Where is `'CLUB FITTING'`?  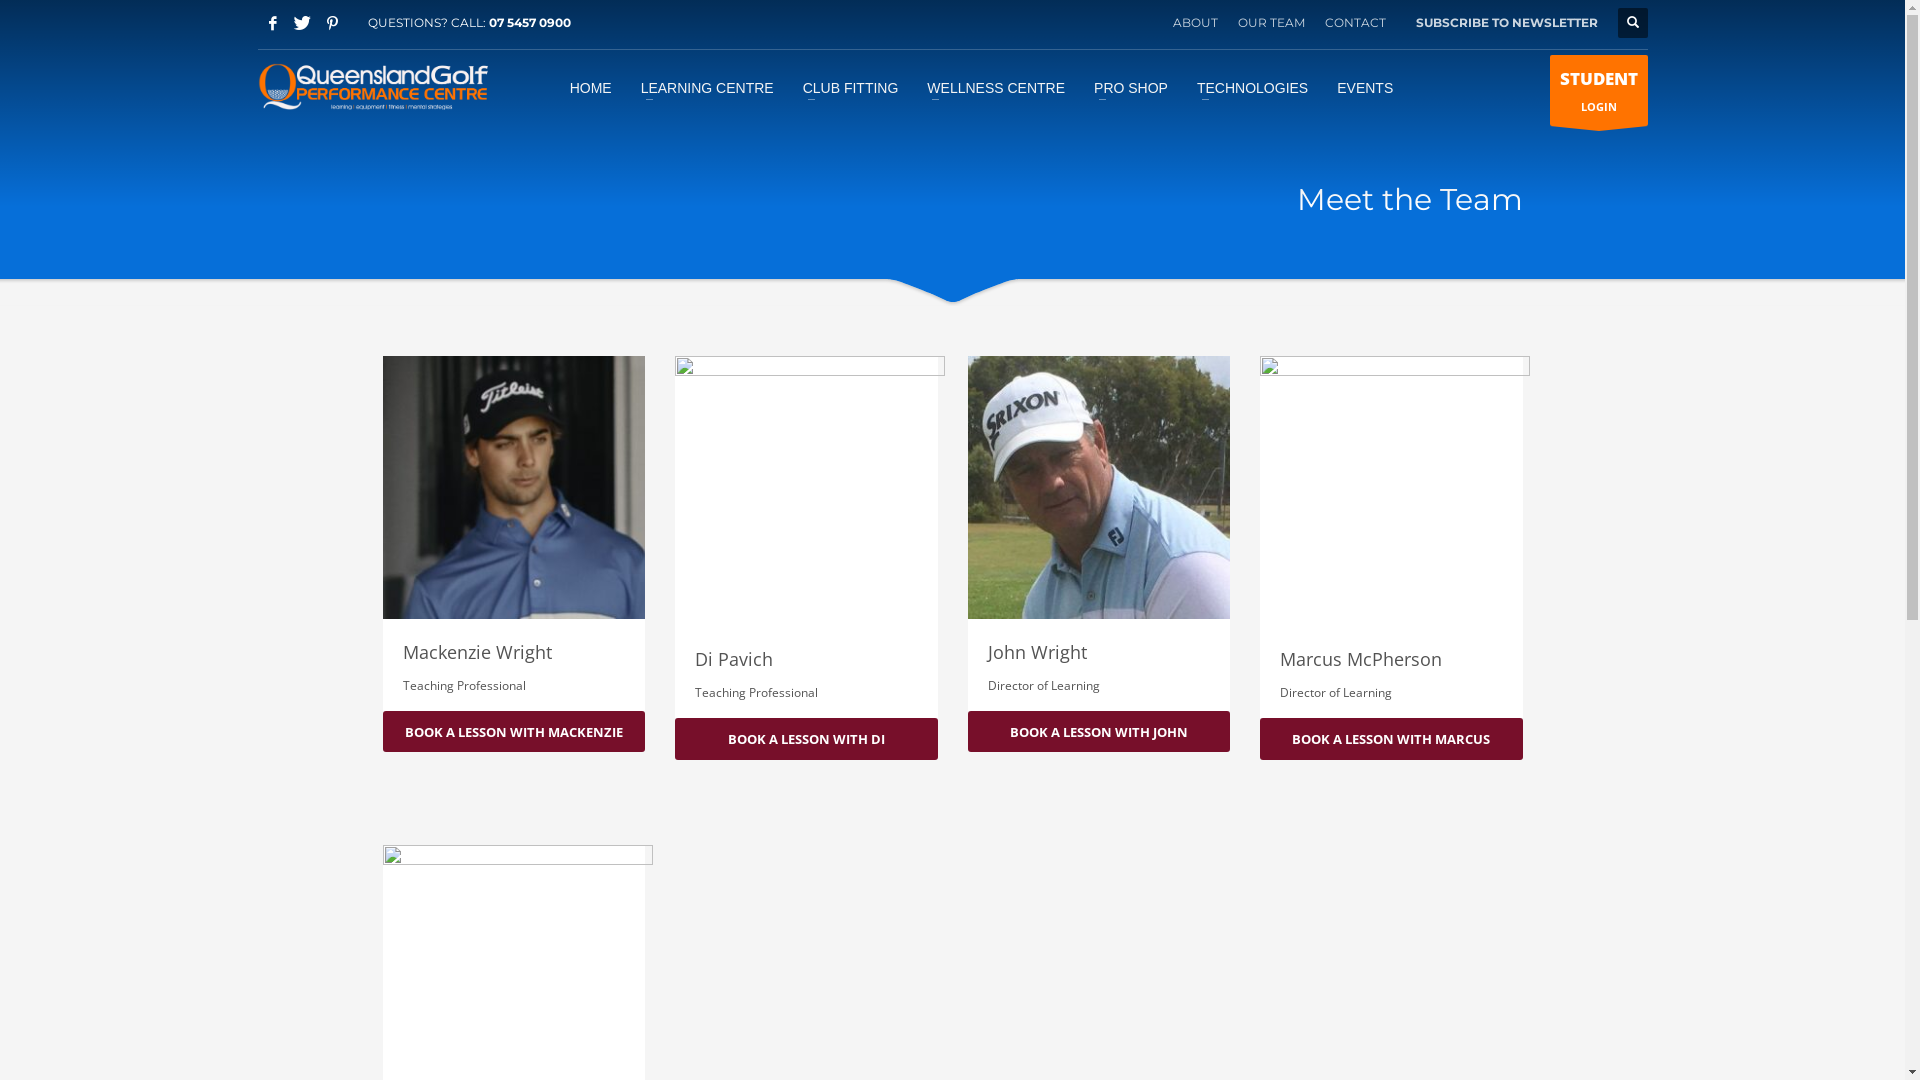 'CLUB FITTING' is located at coordinates (850, 86).